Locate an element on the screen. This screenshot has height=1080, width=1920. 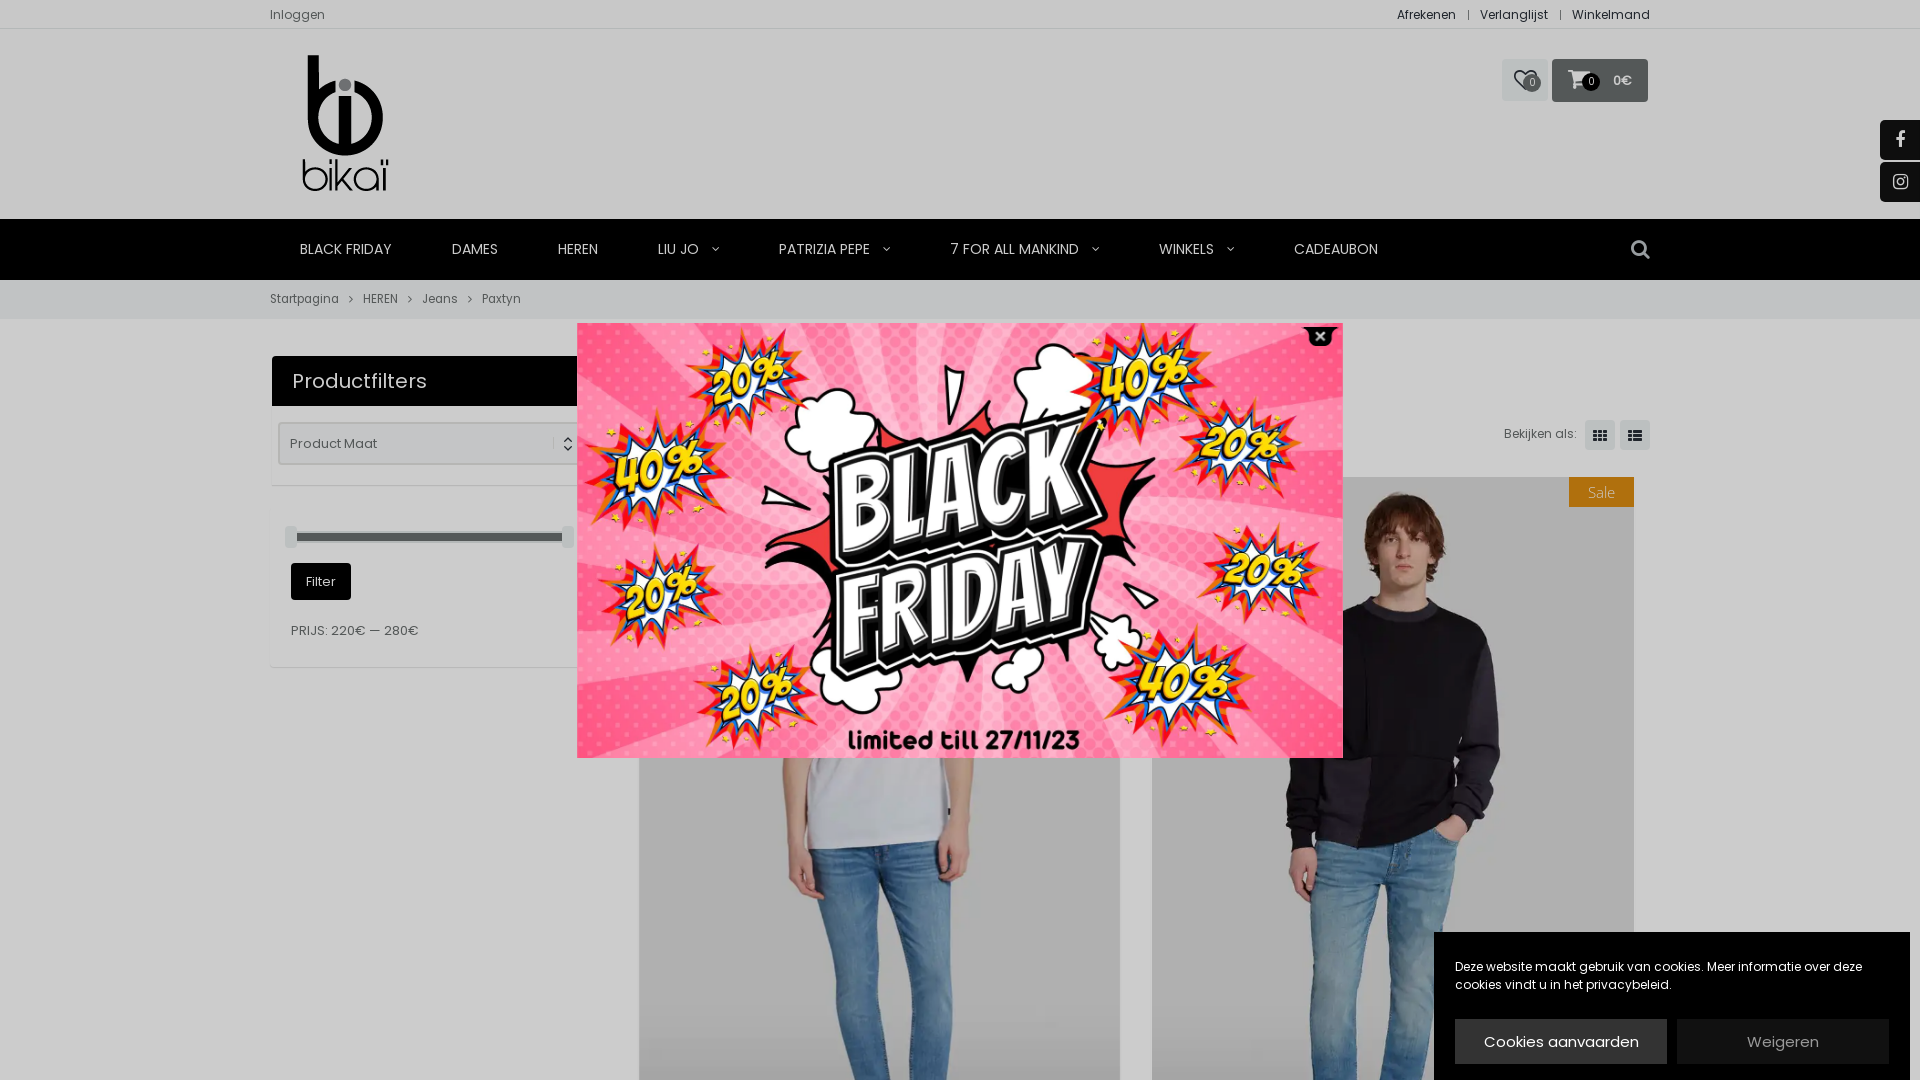
'0' is located at coordinates (1524, 79).